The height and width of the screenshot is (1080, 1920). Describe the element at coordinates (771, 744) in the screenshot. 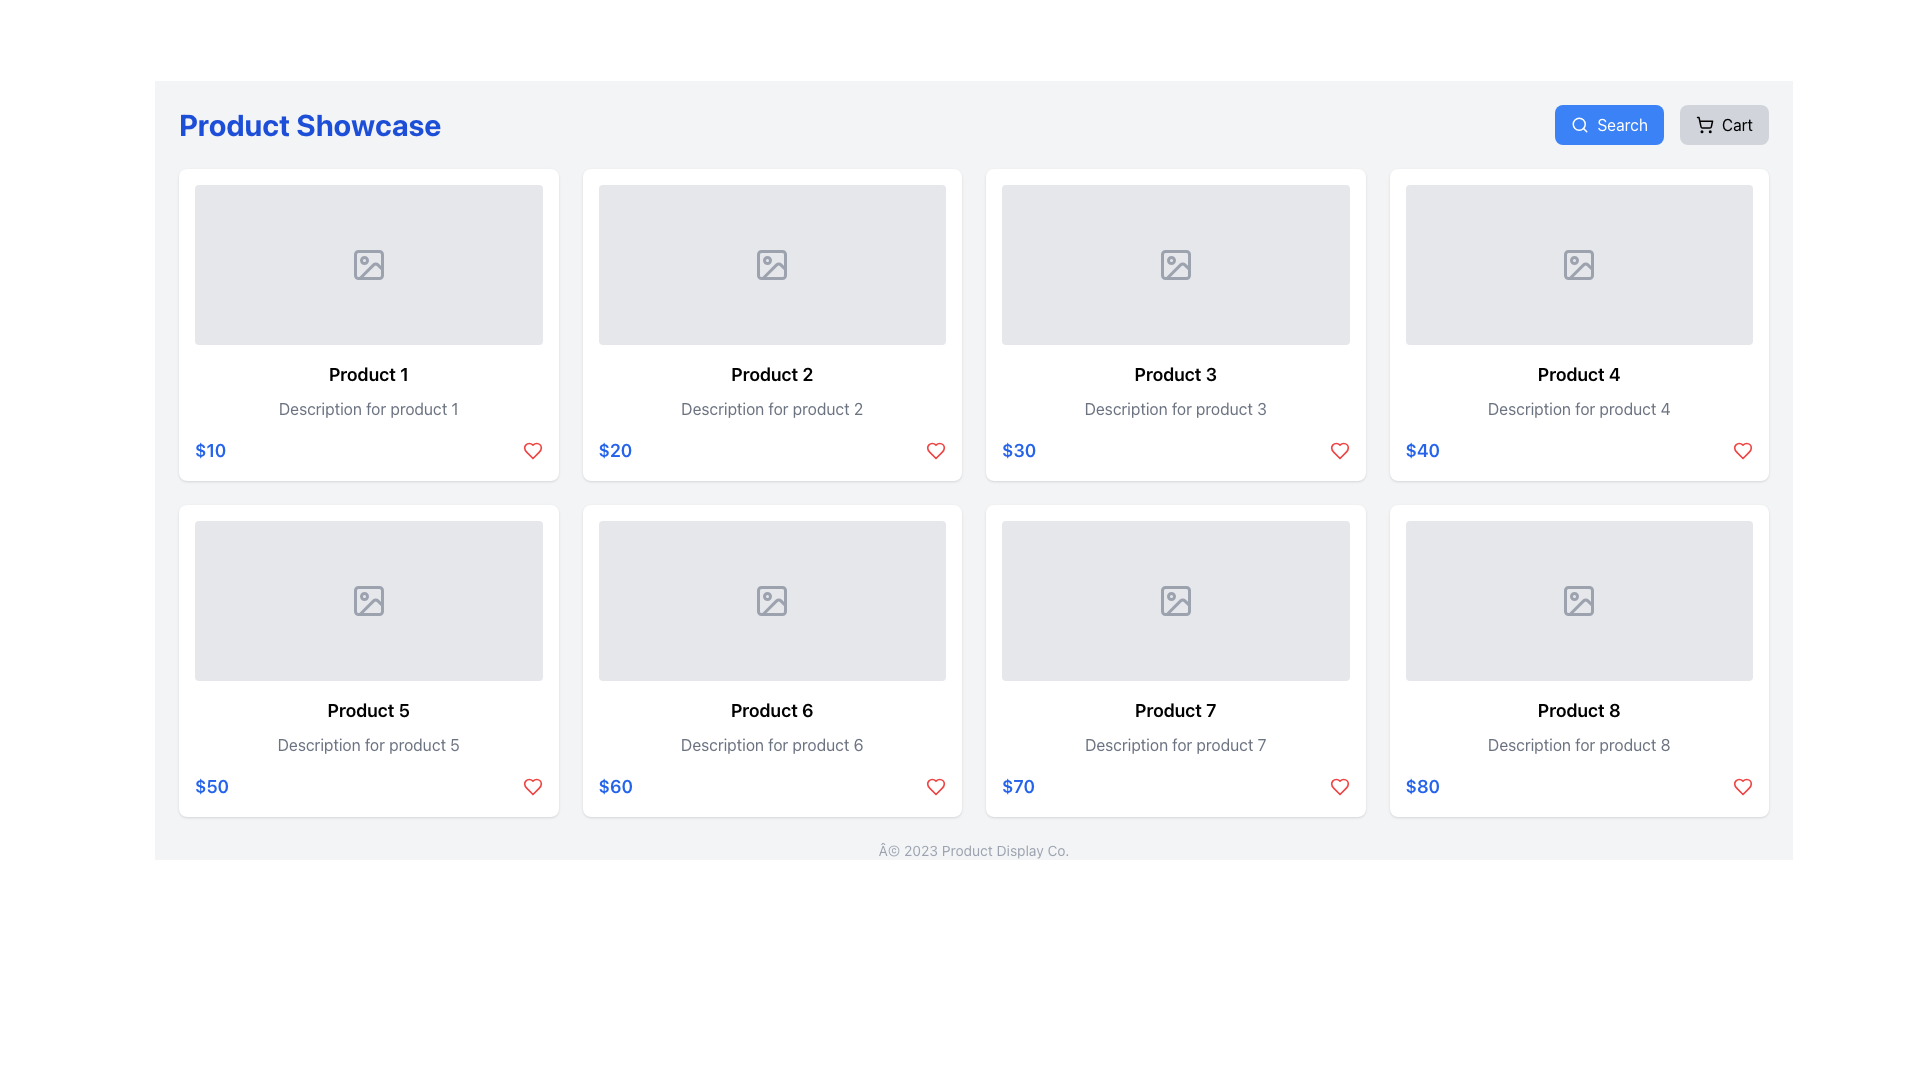

I see `the label displaying 'Description for product 6', which is located below the title 'Product 6' and above the price '$60' in the sixth product card` at that location.